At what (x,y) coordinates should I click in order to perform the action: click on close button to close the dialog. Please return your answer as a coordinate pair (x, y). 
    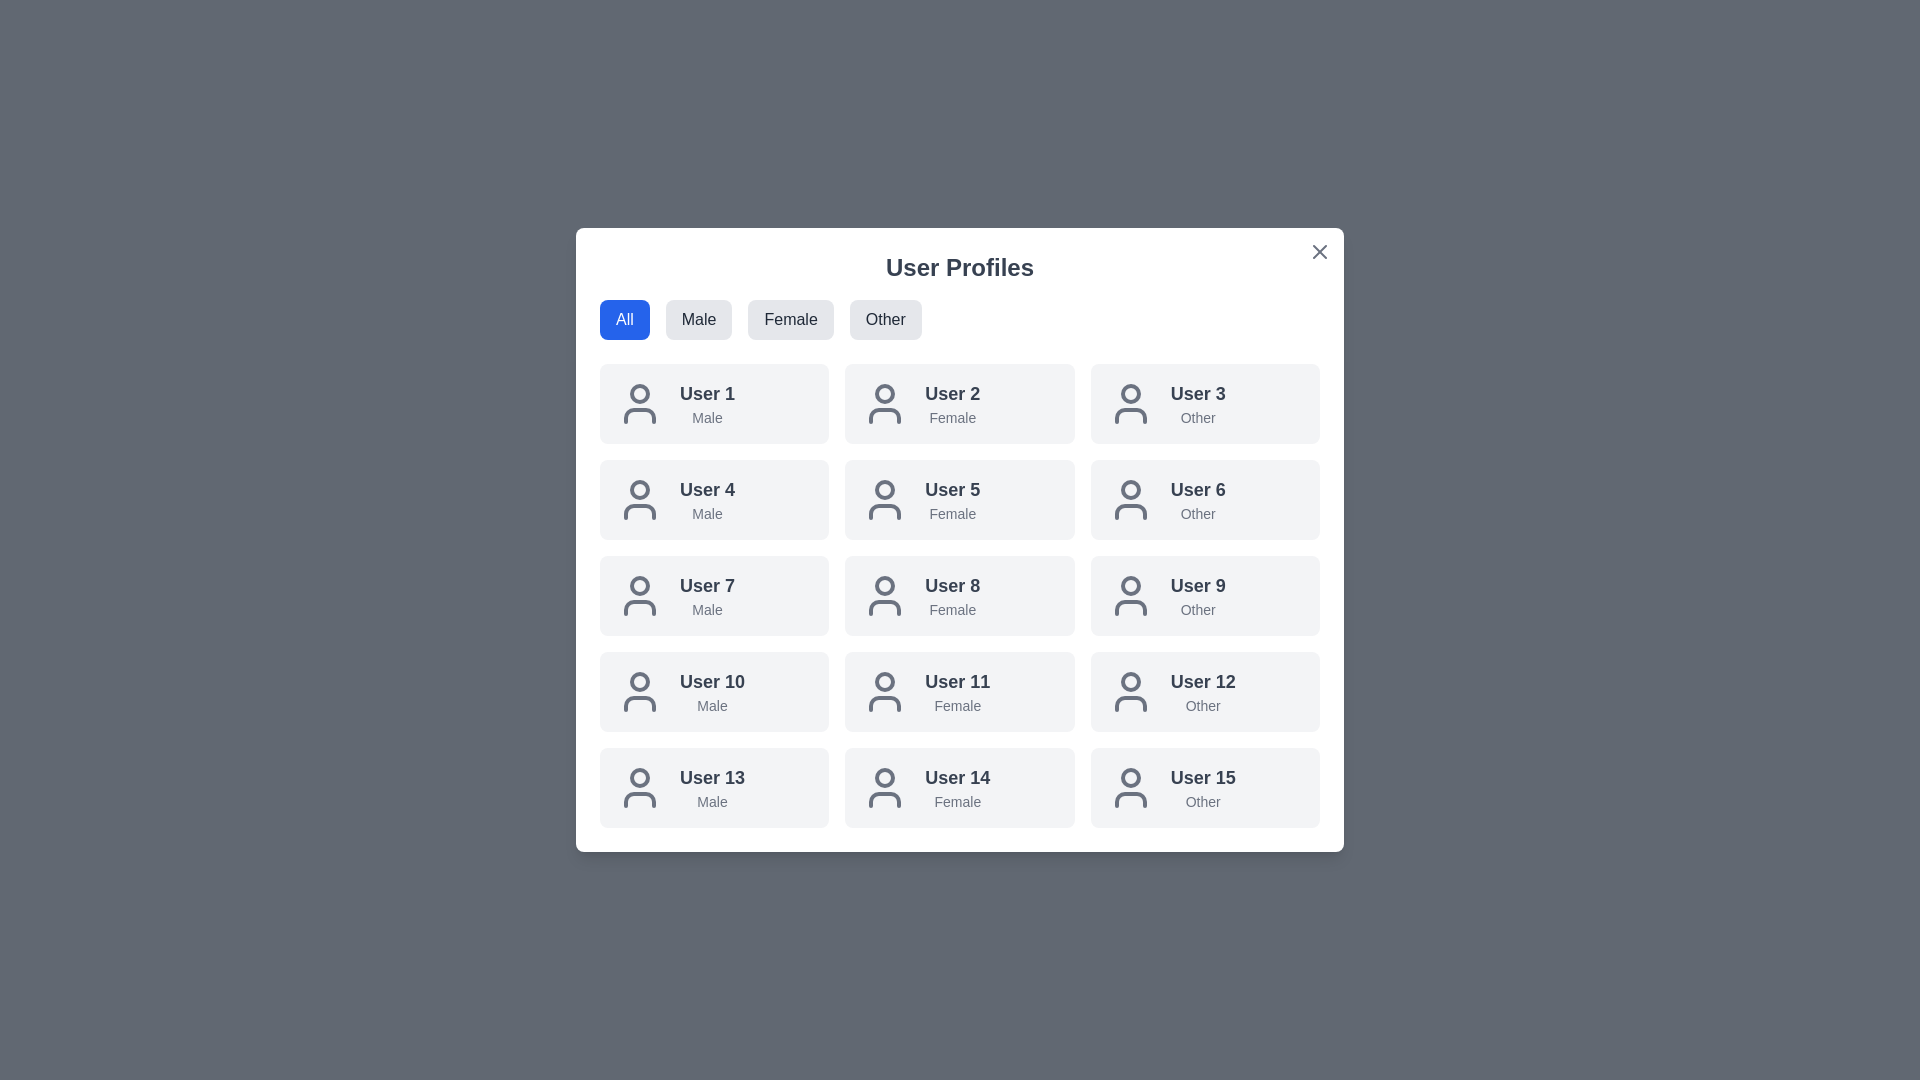
    Looking at the image, I should click on (1320, 250).